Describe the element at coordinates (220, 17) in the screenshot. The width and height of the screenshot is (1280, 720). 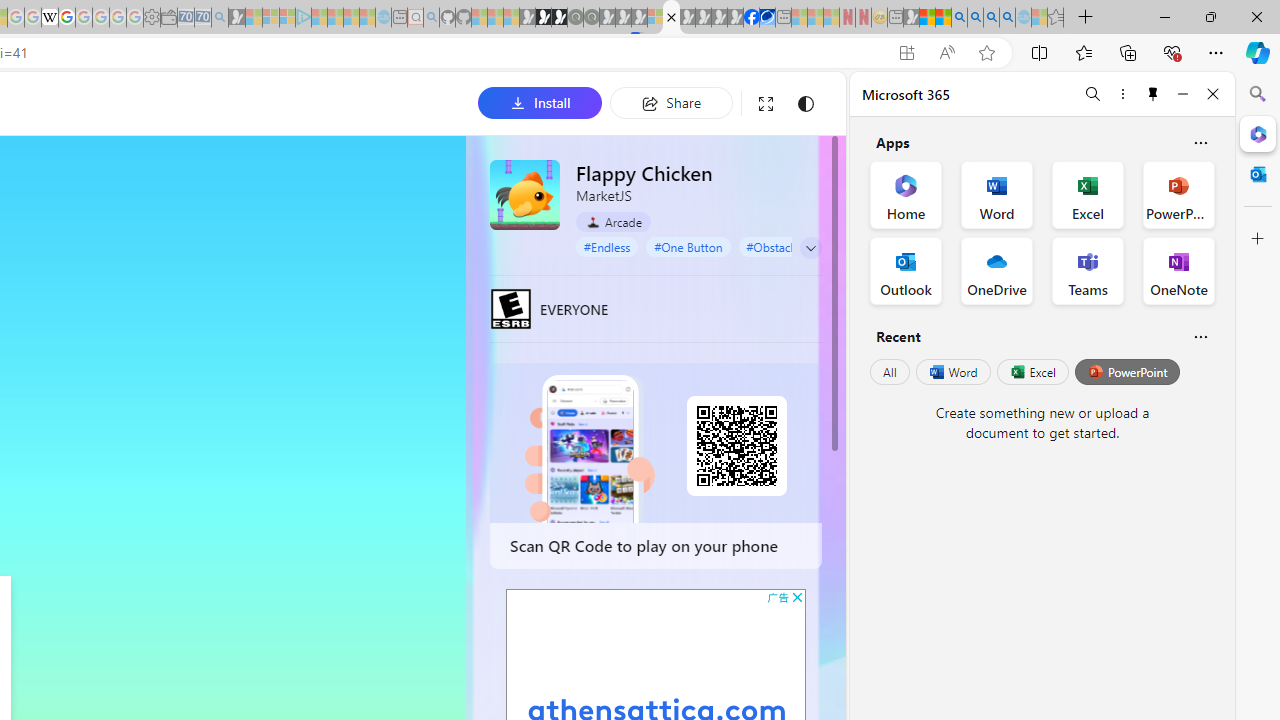
I see `'Bing Real Estate - Home sales and rental listings - Sleeping'` at that location.